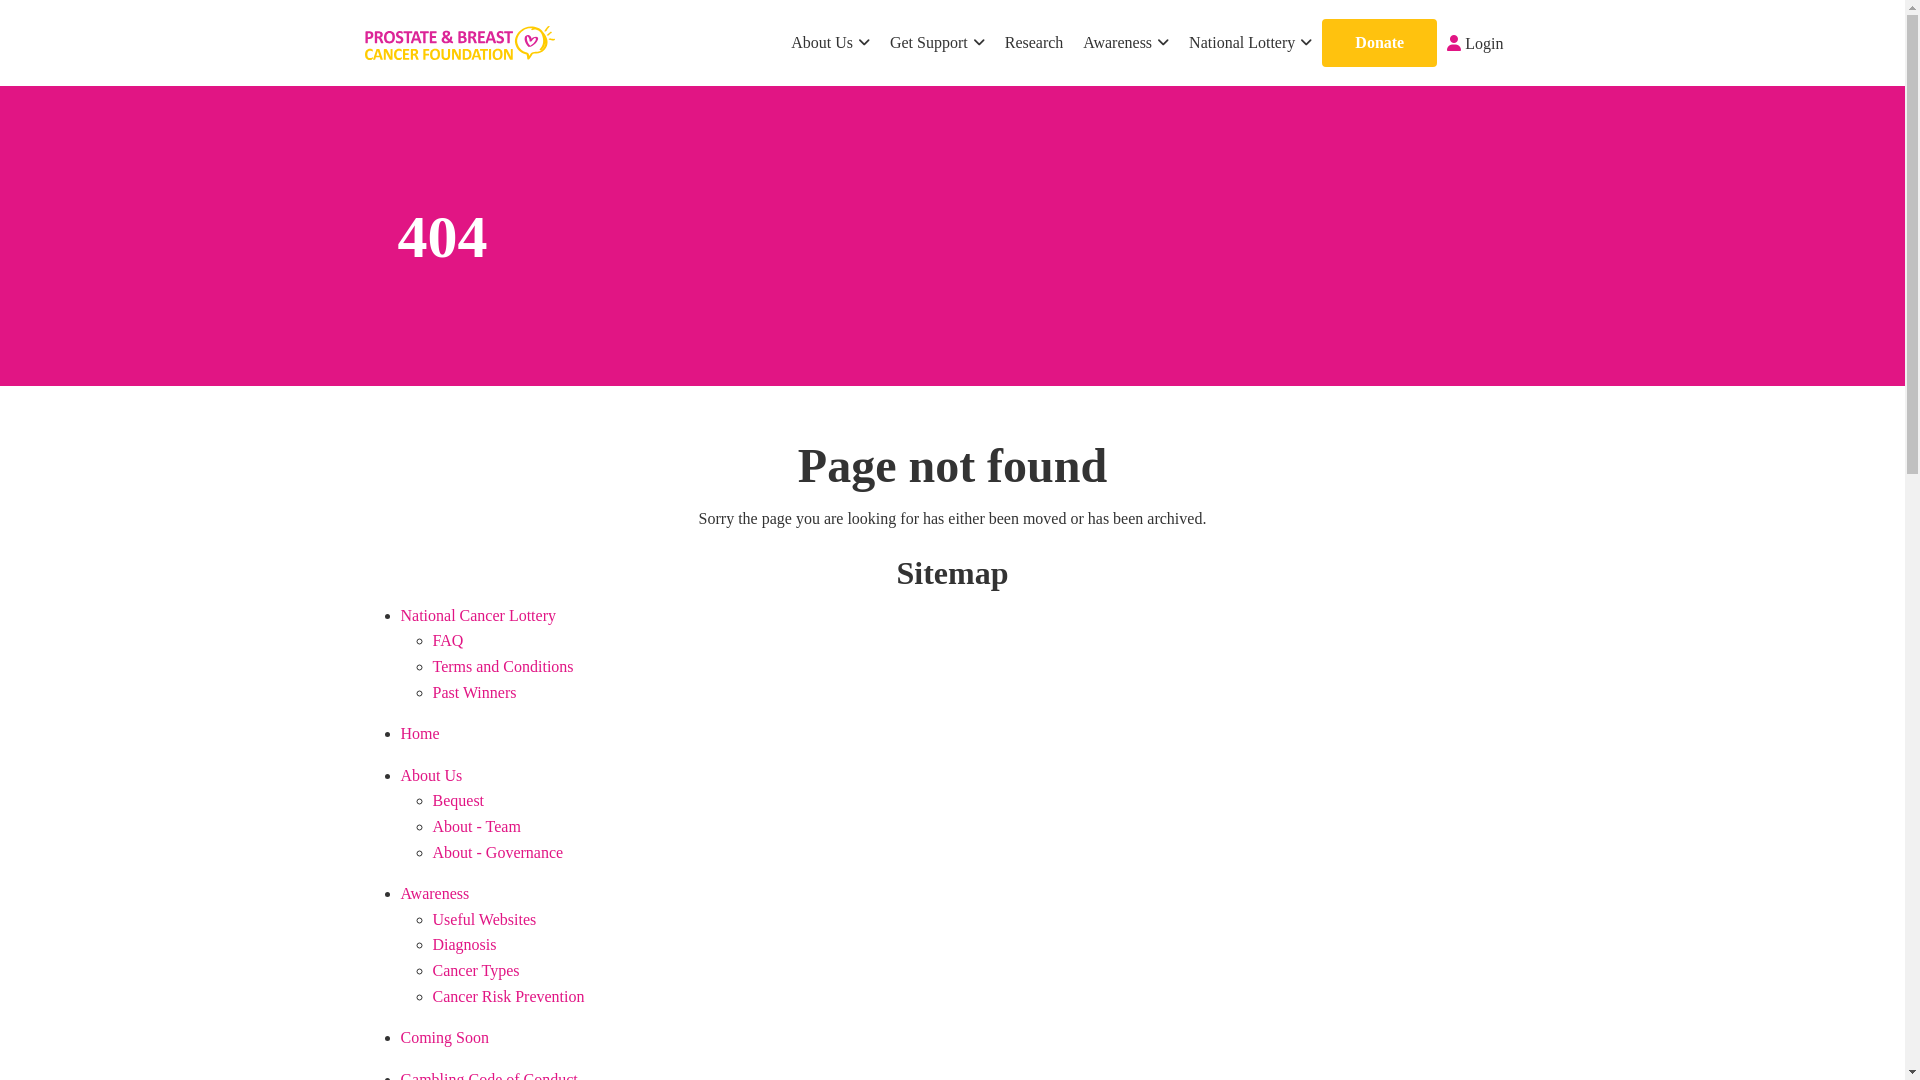 This screenshot has width=1920, height=1080. Describe the element at coordinates (1034, 42) in the screenshot. I see `'Research'` at that location.